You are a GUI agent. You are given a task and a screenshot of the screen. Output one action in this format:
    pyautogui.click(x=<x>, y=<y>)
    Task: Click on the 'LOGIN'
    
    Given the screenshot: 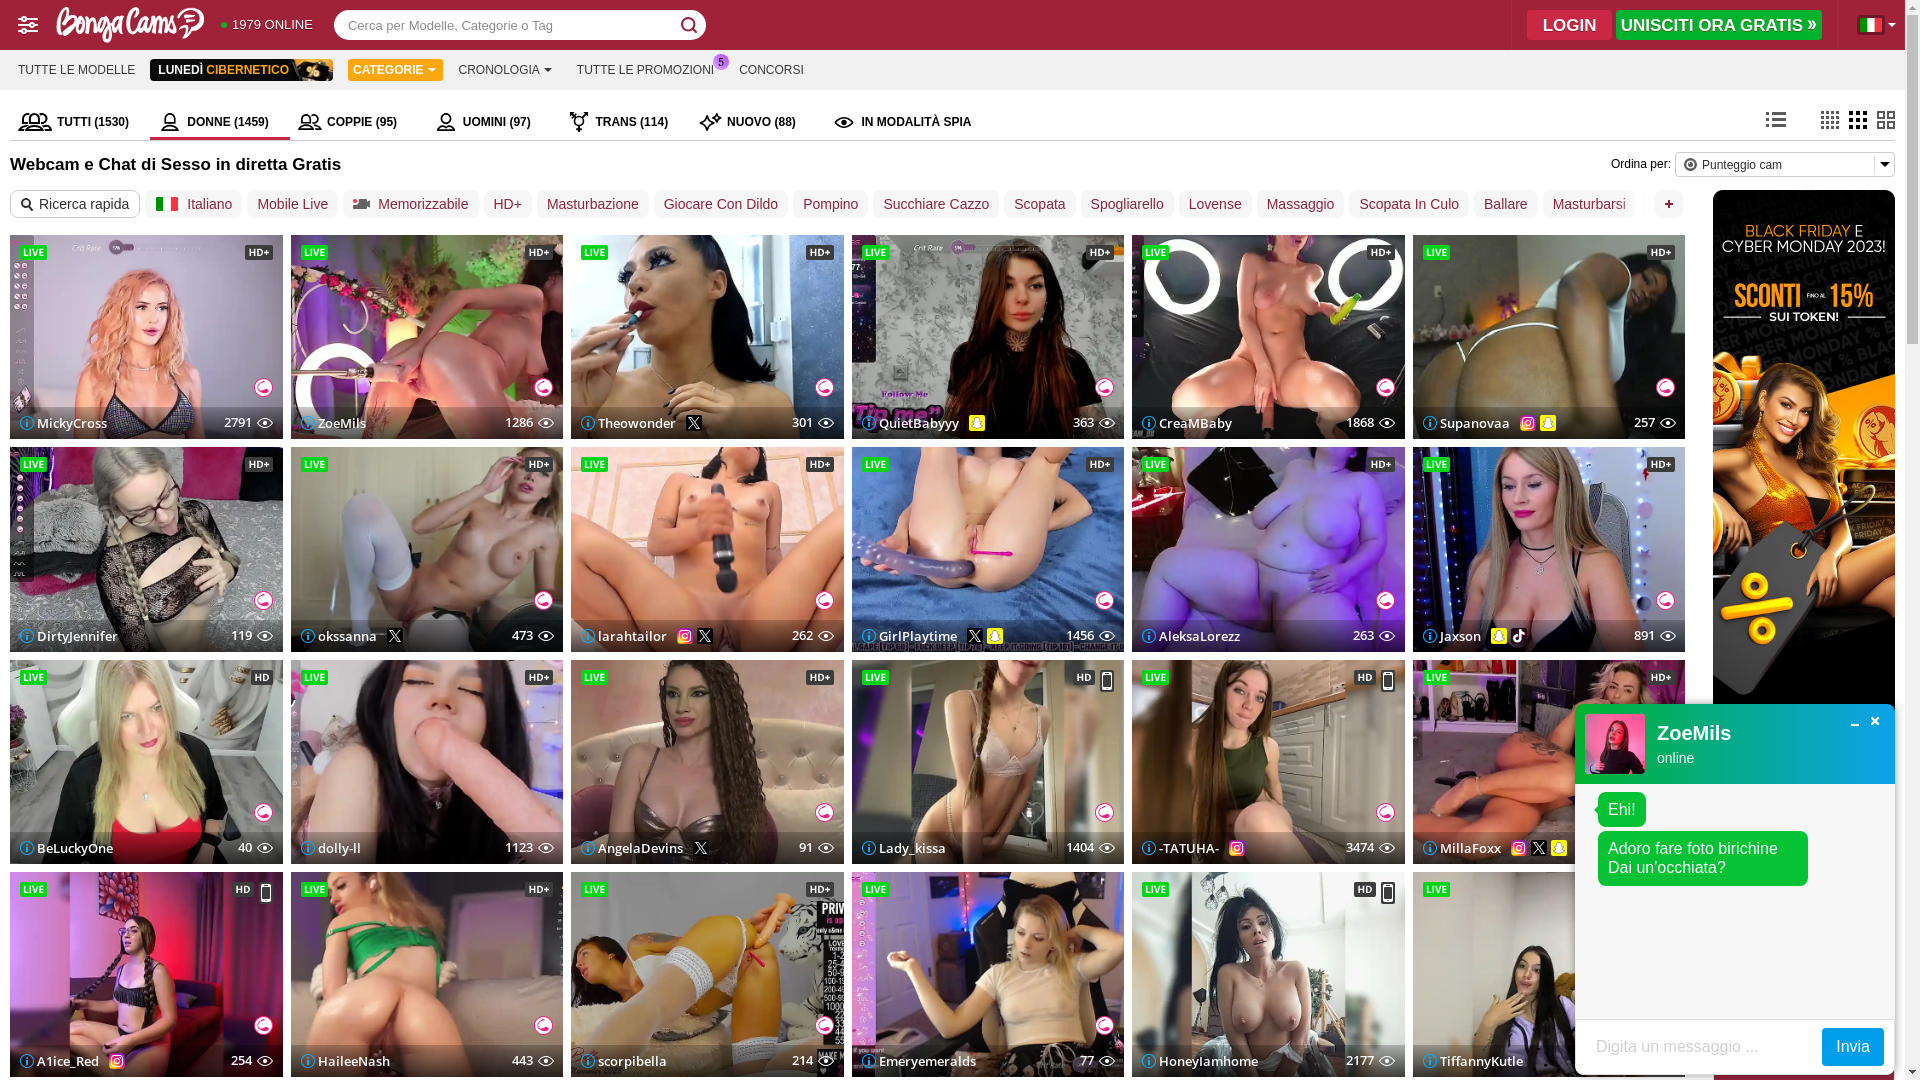 What is the action you would take?
    pyautogui.click(x=1568, y=24)
    